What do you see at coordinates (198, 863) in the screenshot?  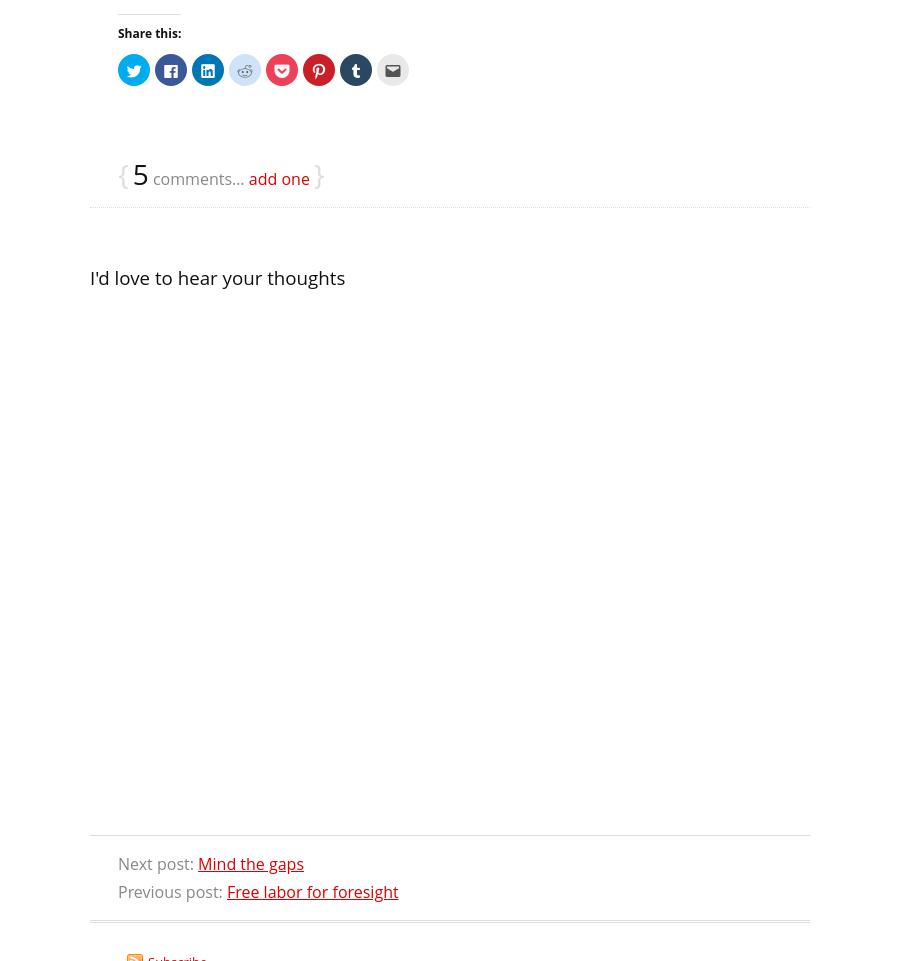 I see `'Mind the gaps'` at bounding box center [198, 863].